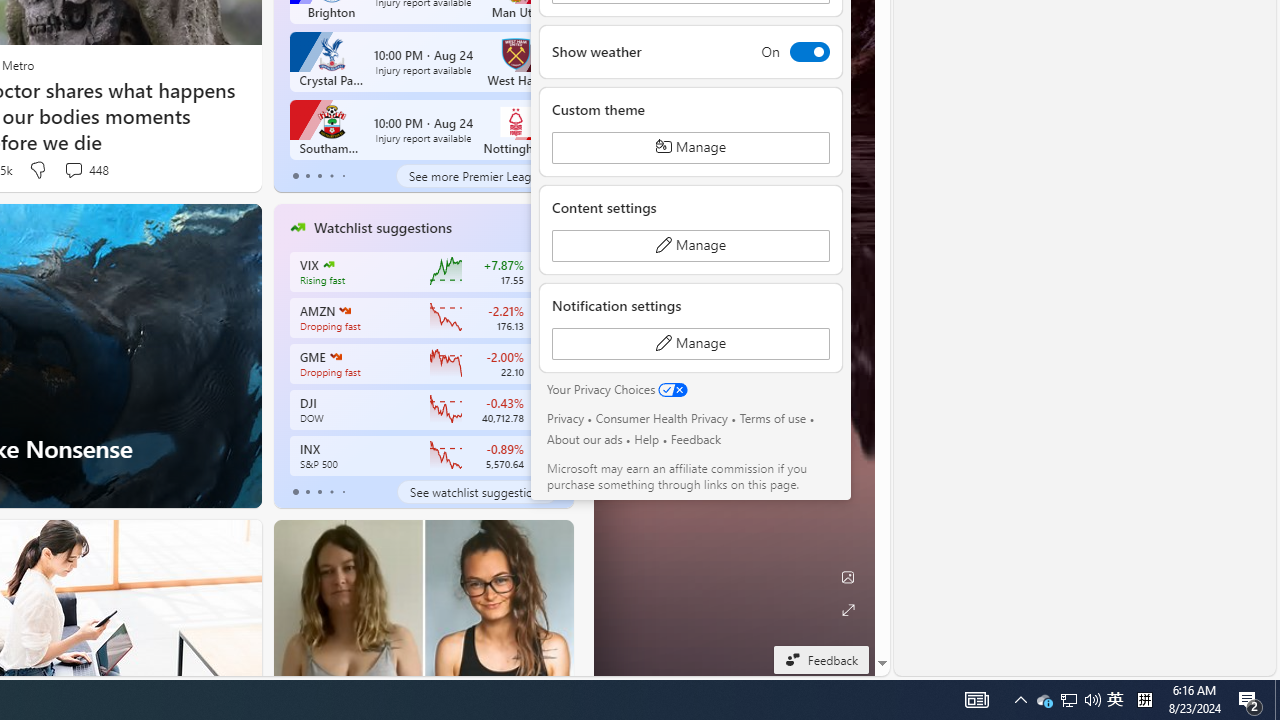  Describe the element at coordinates (646, 438) in the screenshot. I see `'Help'` at that location.